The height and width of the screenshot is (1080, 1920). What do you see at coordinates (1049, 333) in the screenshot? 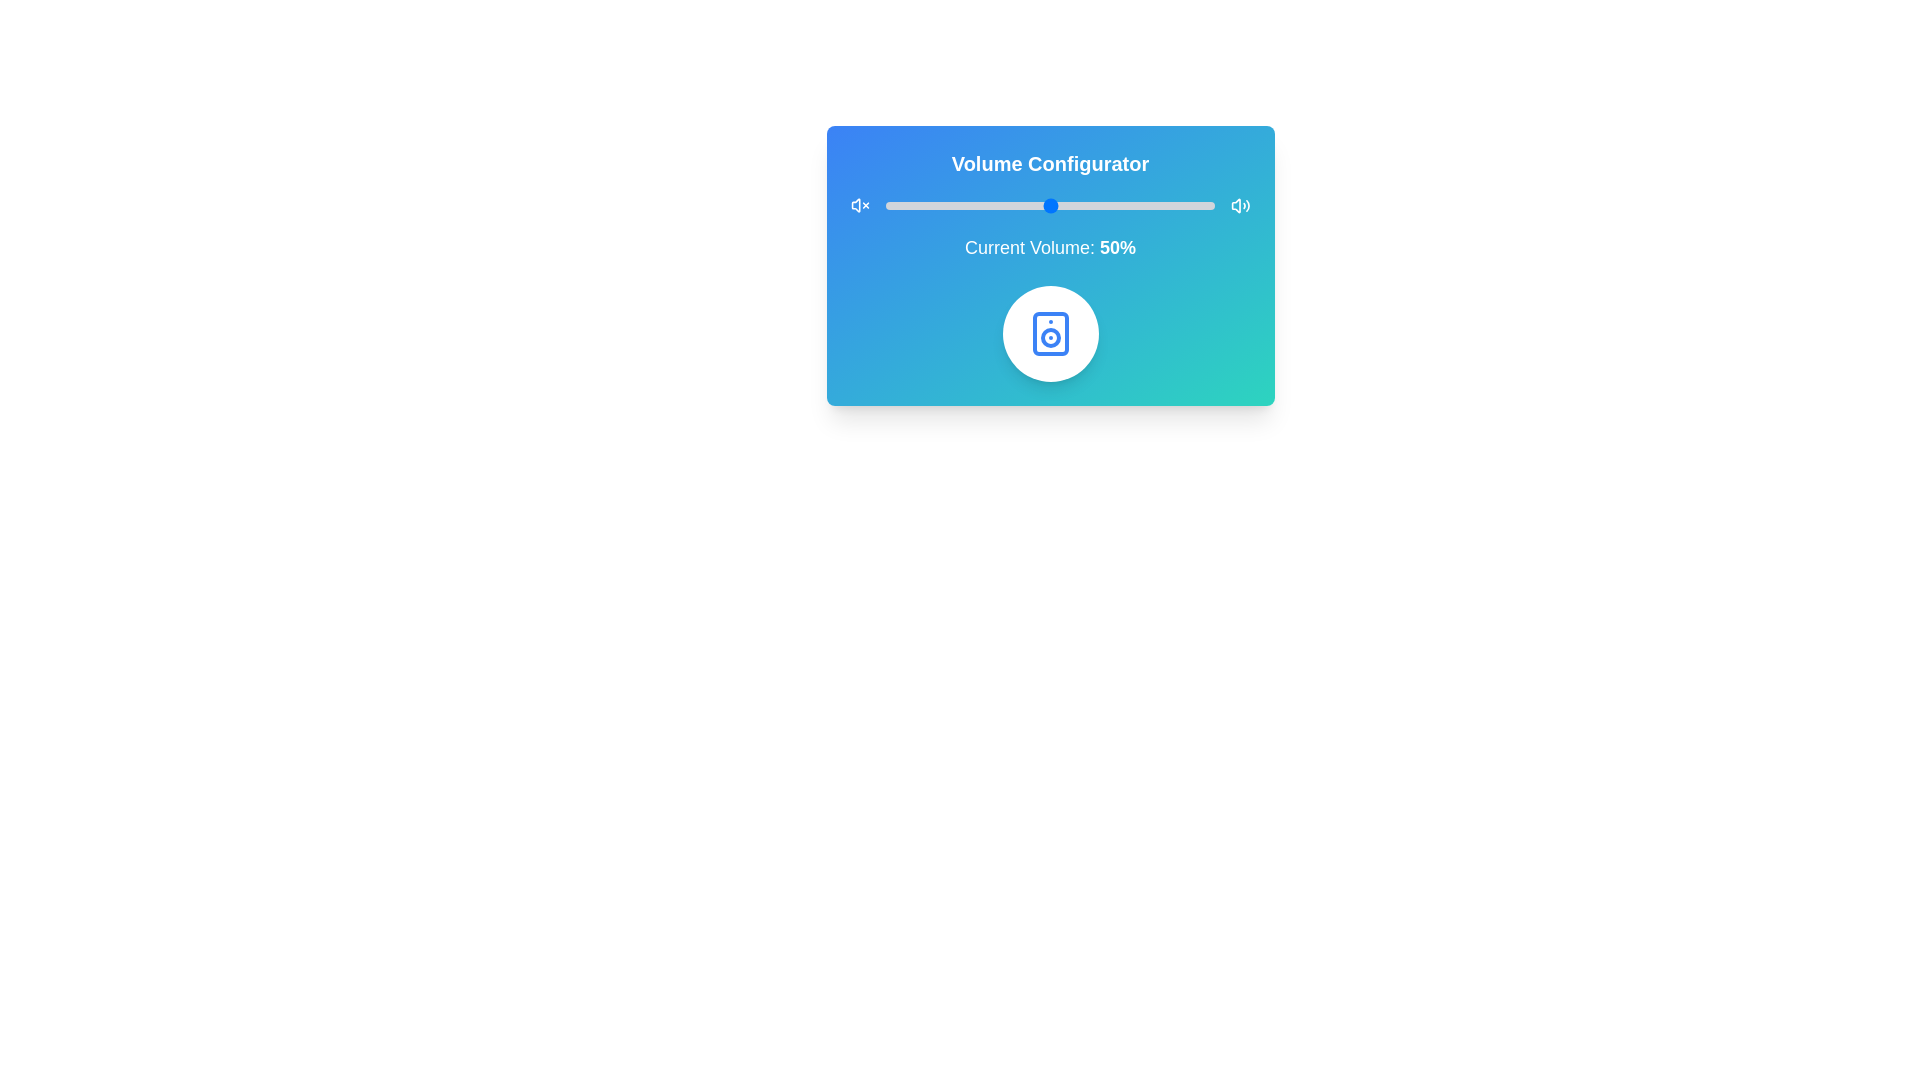
I see `the speaker icon located at the center of the component` at bounding box center [1049, 333].